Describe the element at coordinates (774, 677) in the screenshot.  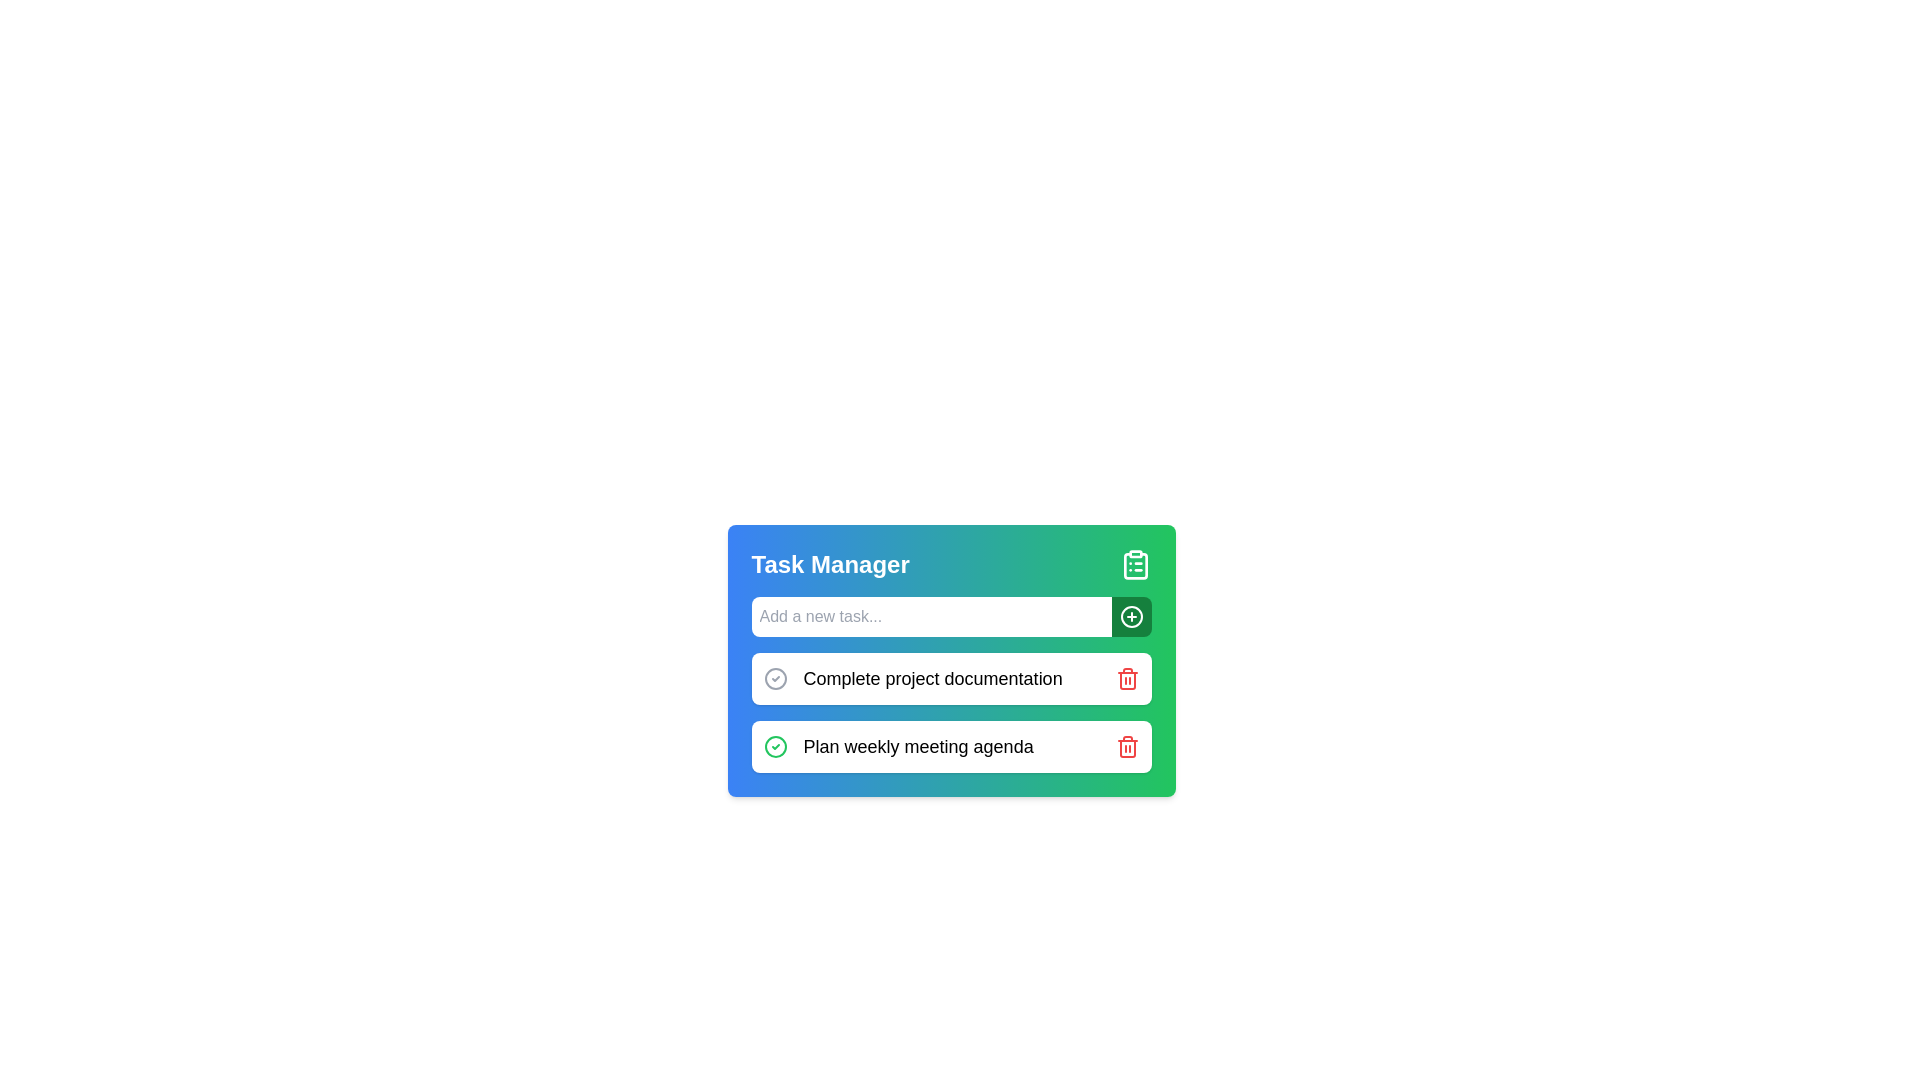
I see `the interactive SVG circle element with a gray border, which is aligned to the left of the task title 'Plan weekly meeting agenda'` at that location.